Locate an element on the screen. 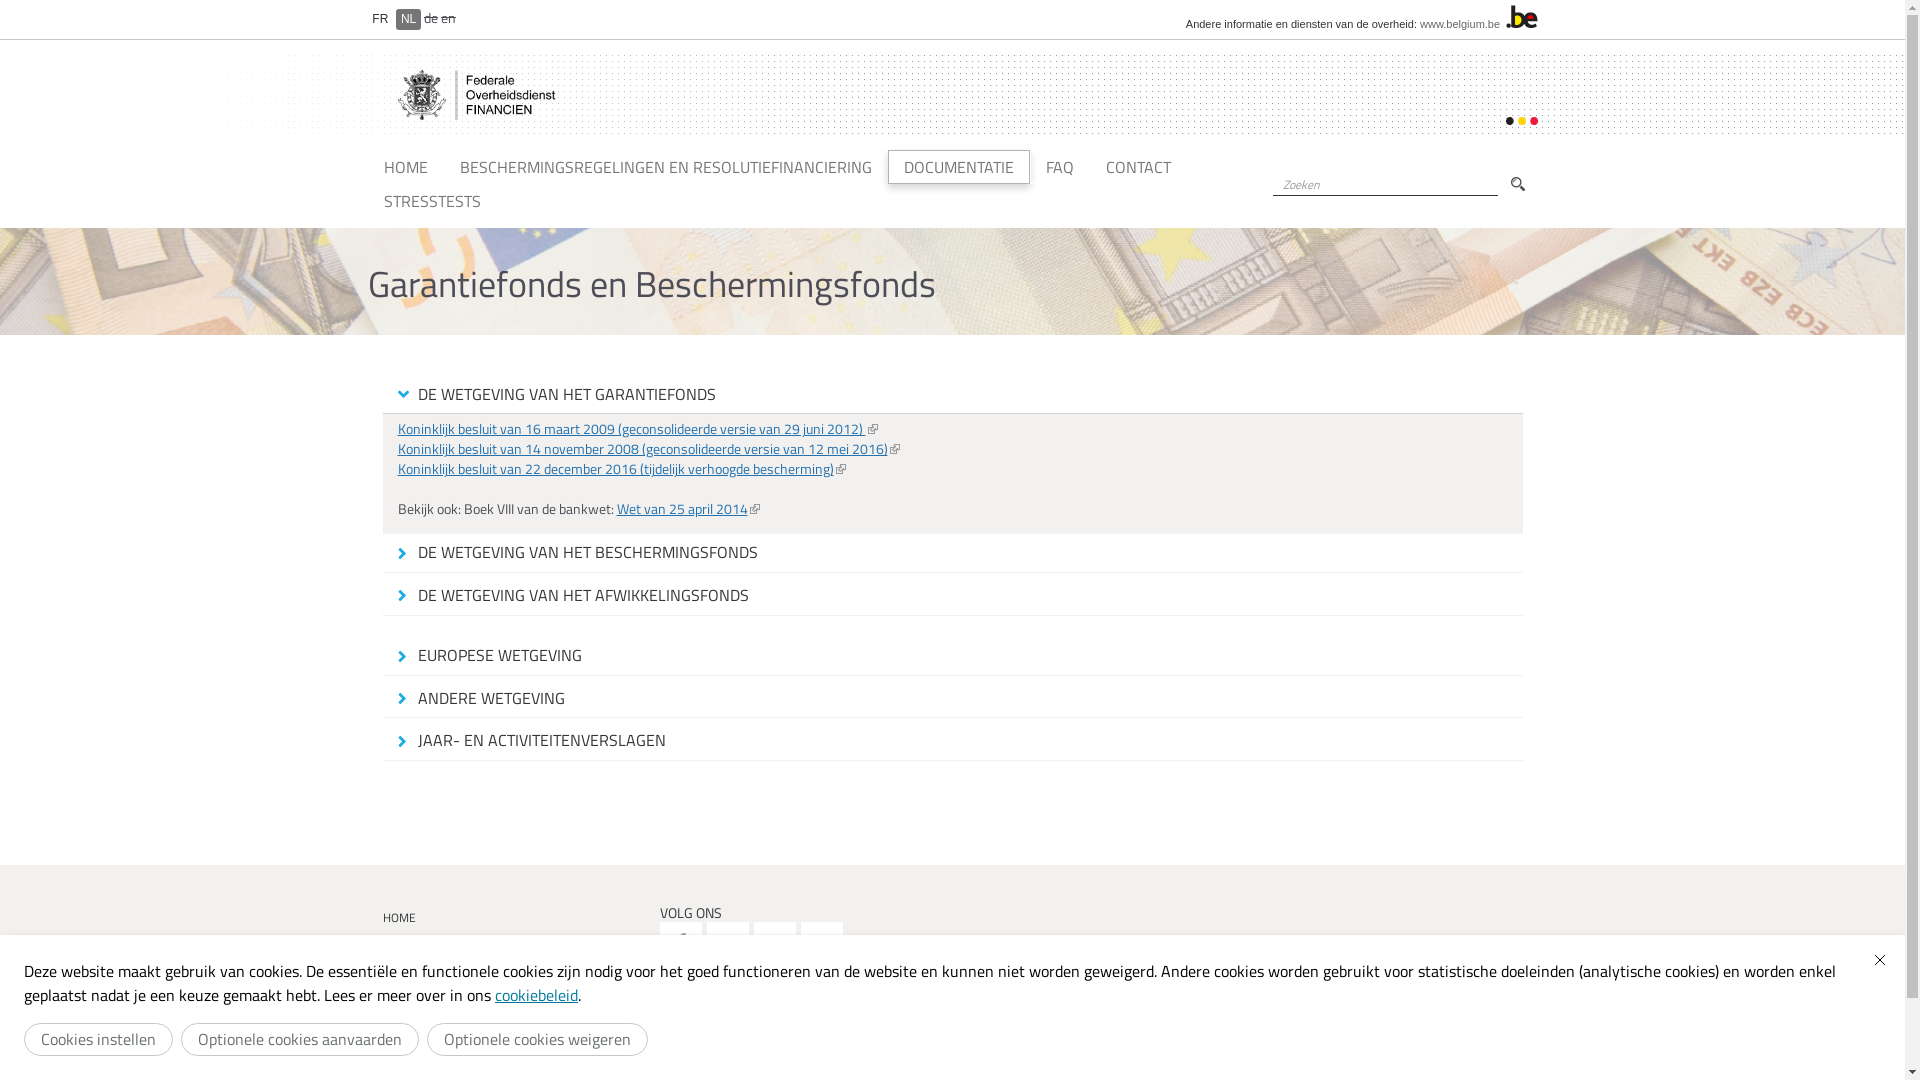 The height and width of the screenshot is (1080, 1920). 'BESCHERMINGSREGELINGEN EN RESOLUTIEFINANCIERING' is located at coordinates (666, 165).